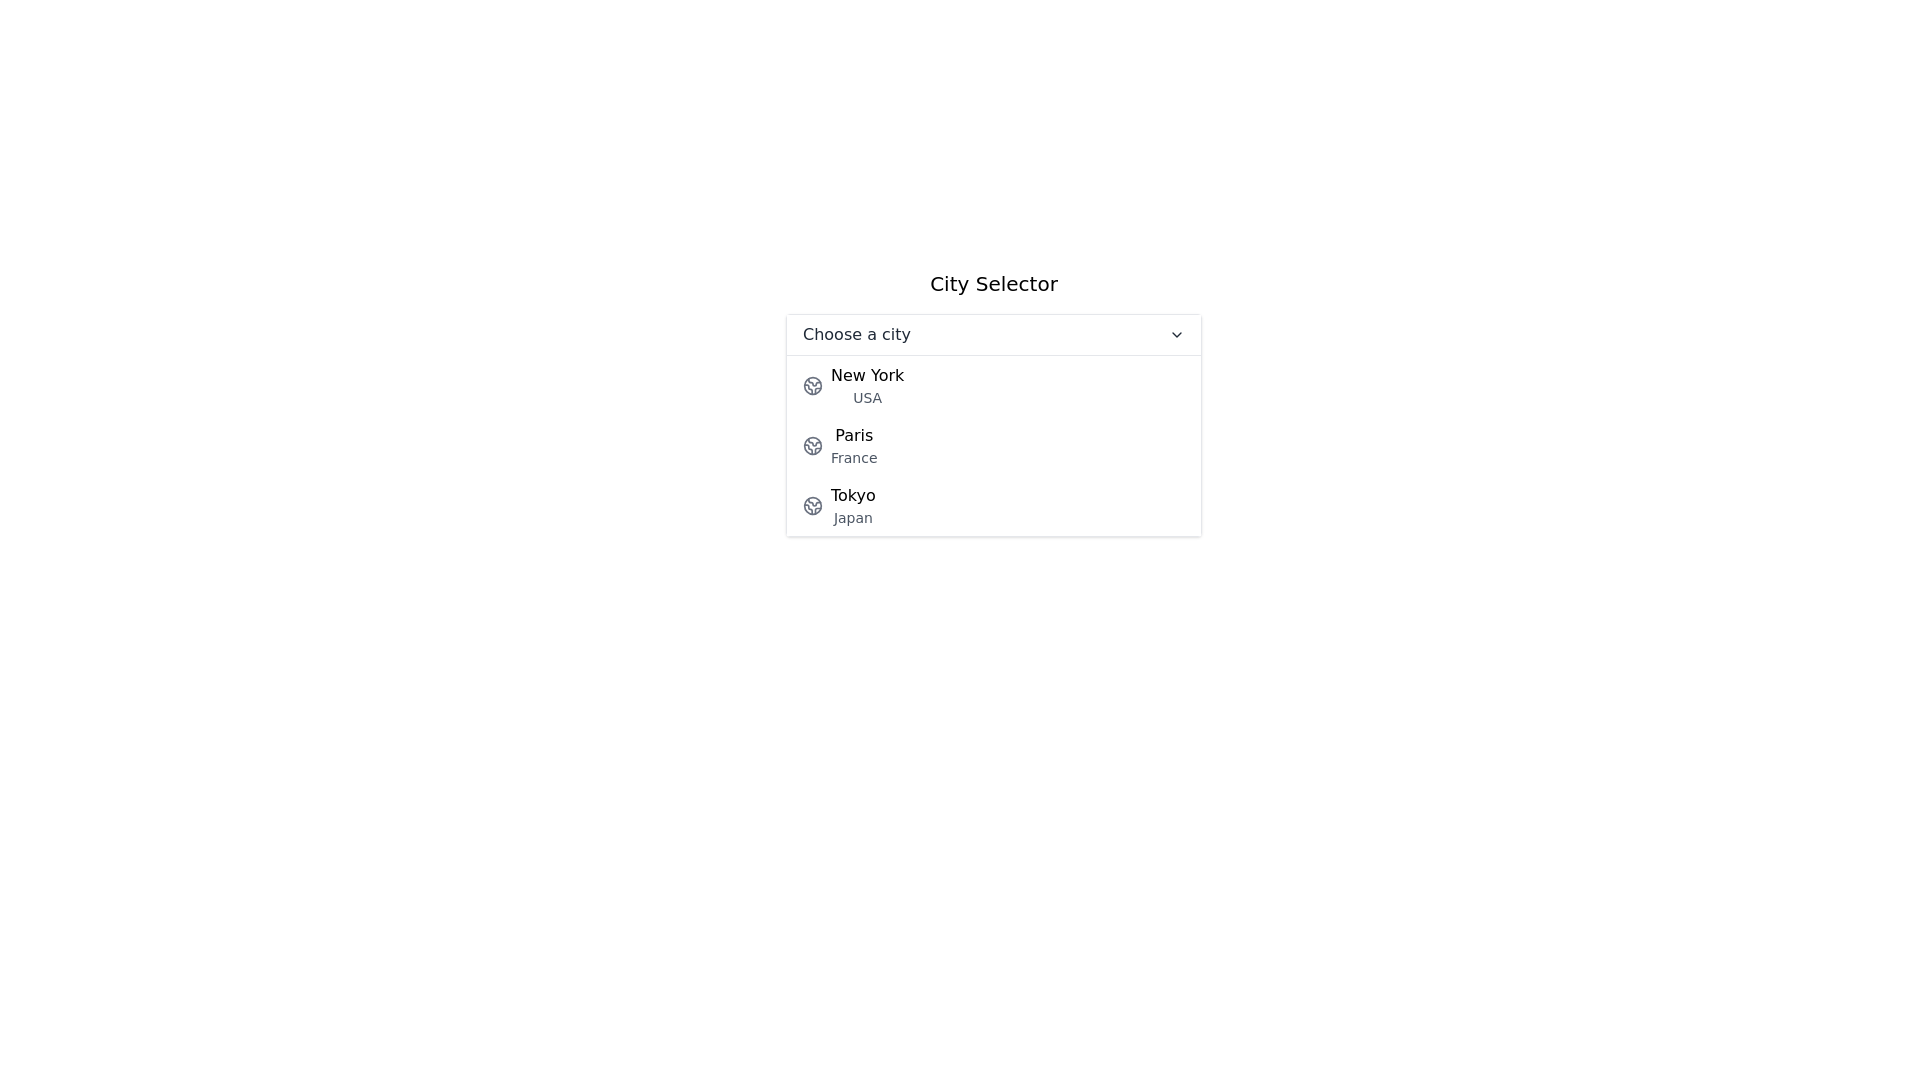  Describe the element at coordinates (853, 495) in the screenshot. I see `text label displaying the city name 'Tokyo' located in the dropdown selection area under the header 'City Selector'` at that location.